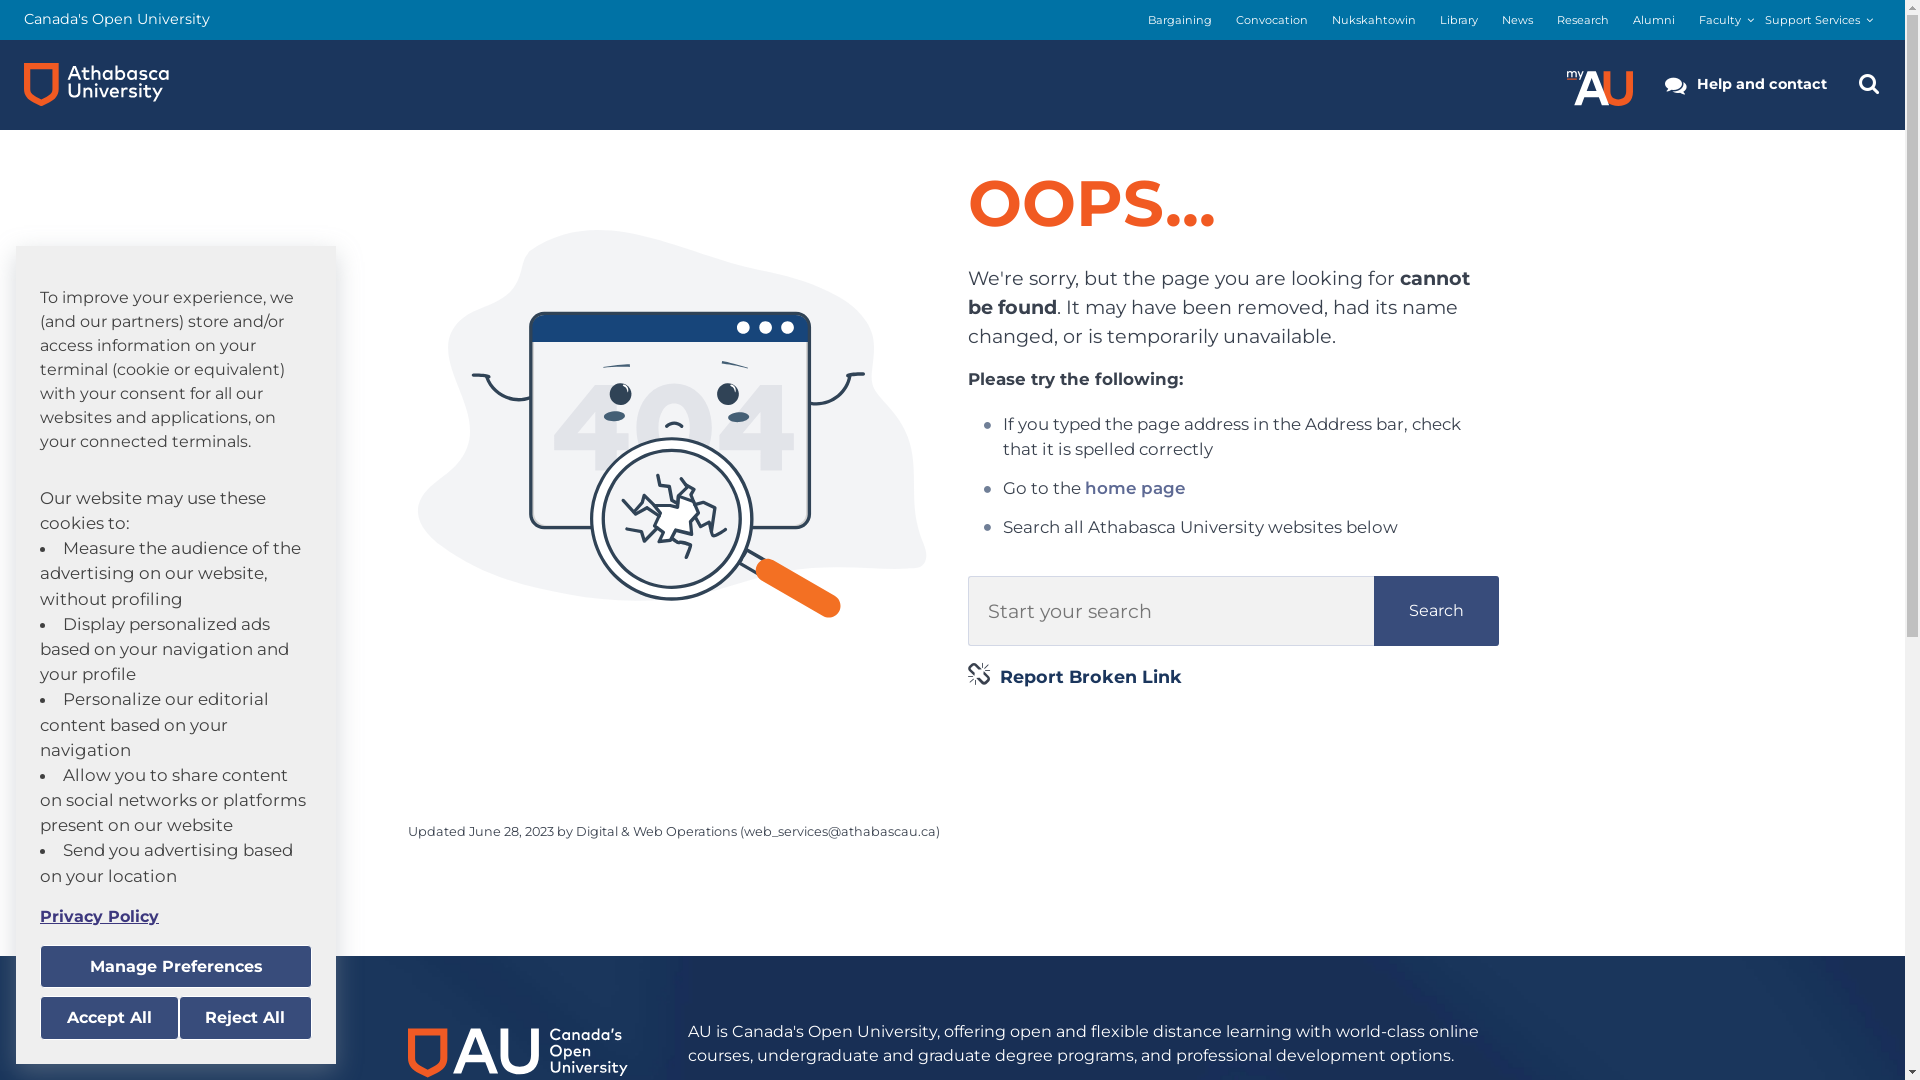  What do you see at coordinates (1134, 488) in the screenshot?
I see `'home page'` at bounding box center [1134, 488].